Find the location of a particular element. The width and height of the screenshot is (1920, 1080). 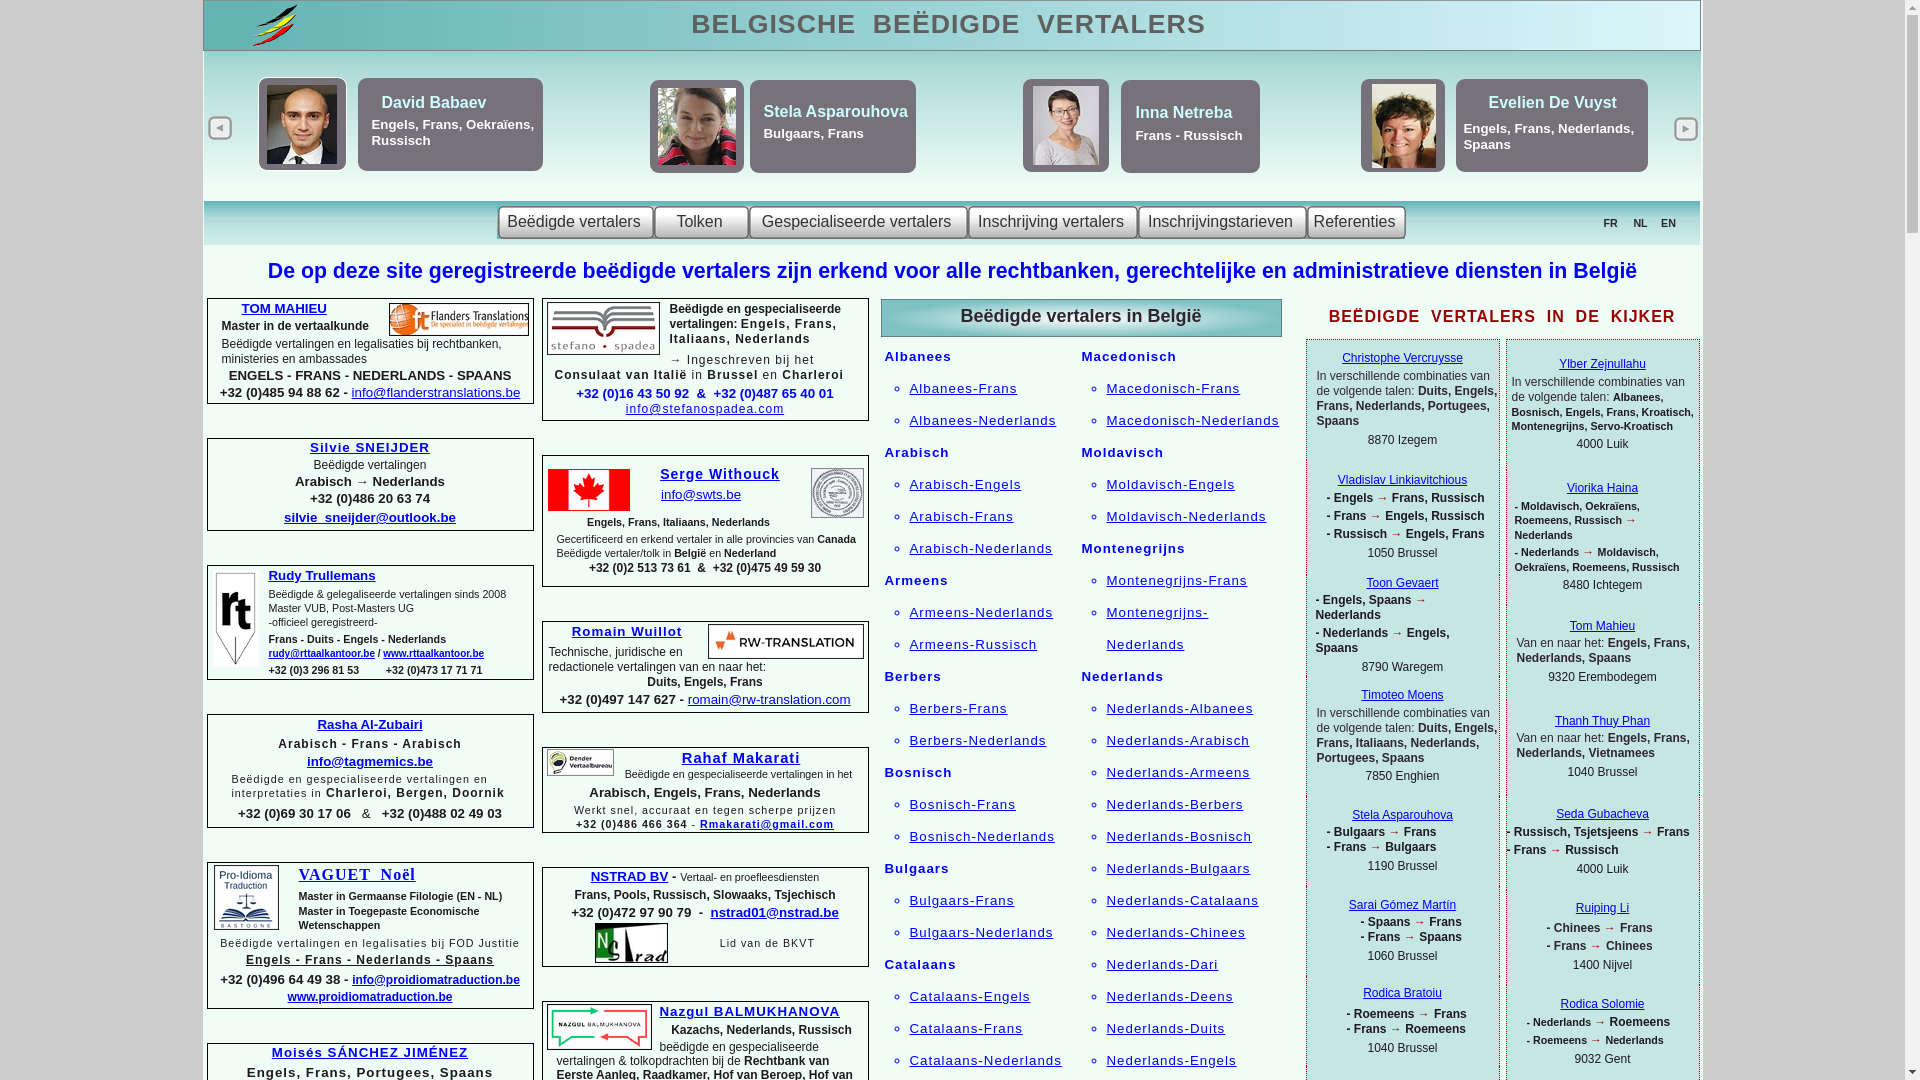

'silvie_sneijder@outlook.be' is located at coordinates (282, 516).